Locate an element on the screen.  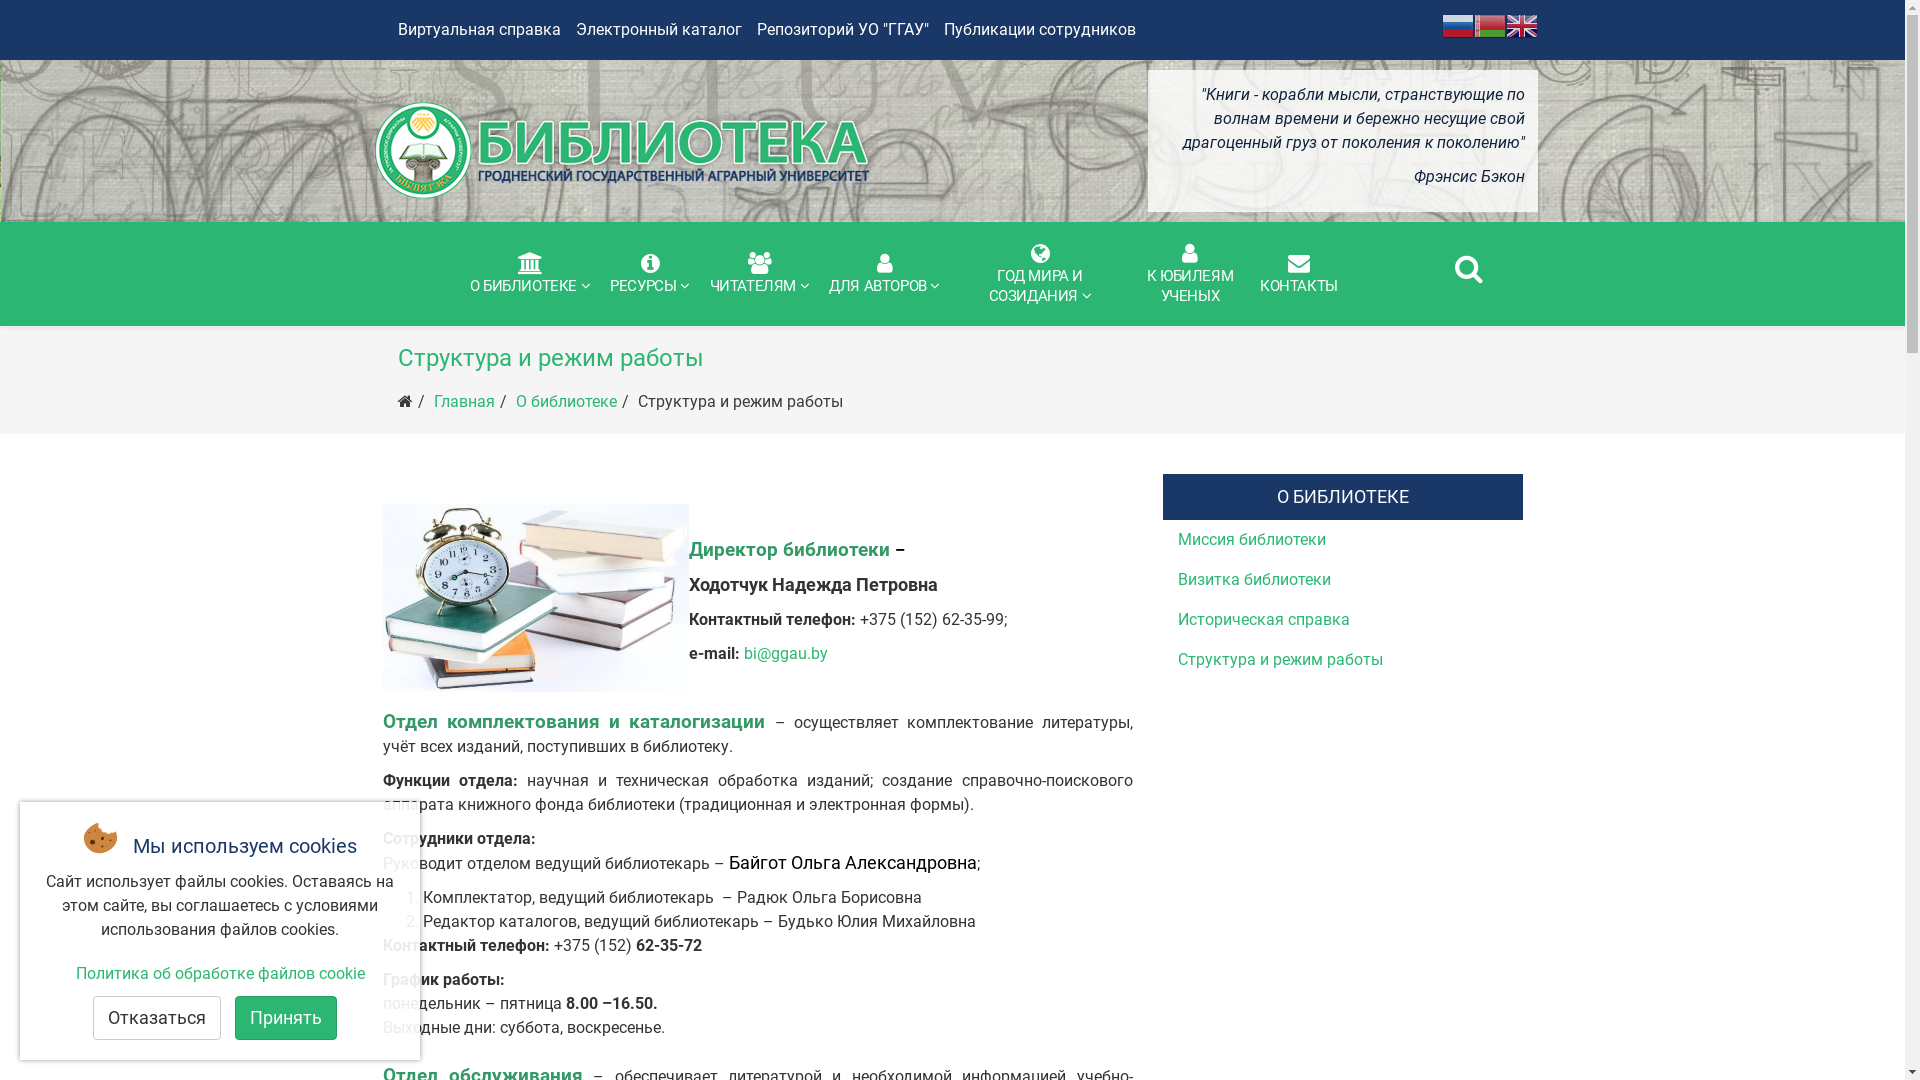
'Belarusian' is located at coordinates (1489, 24).